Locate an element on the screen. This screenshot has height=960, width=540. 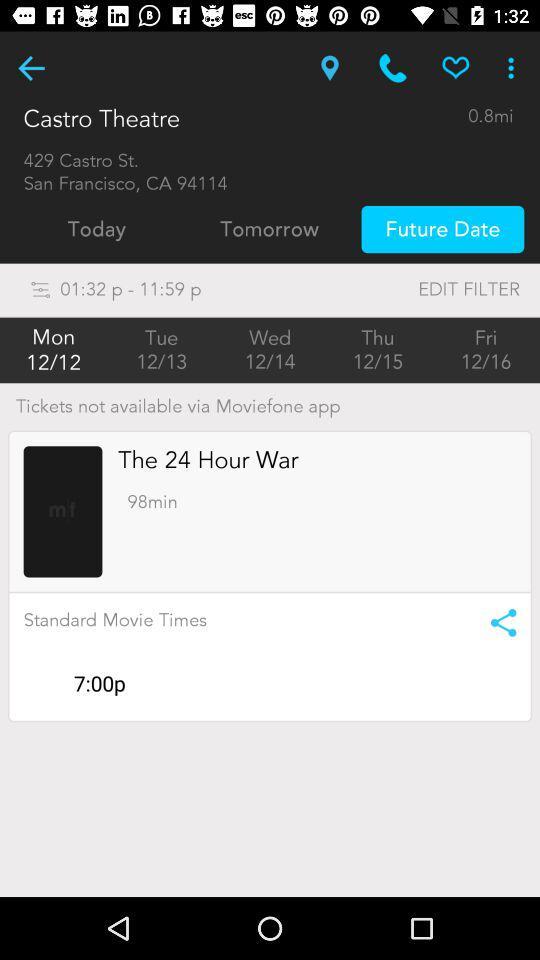
the icon next to the 01 32 p item is located at coordinates (427, 288).